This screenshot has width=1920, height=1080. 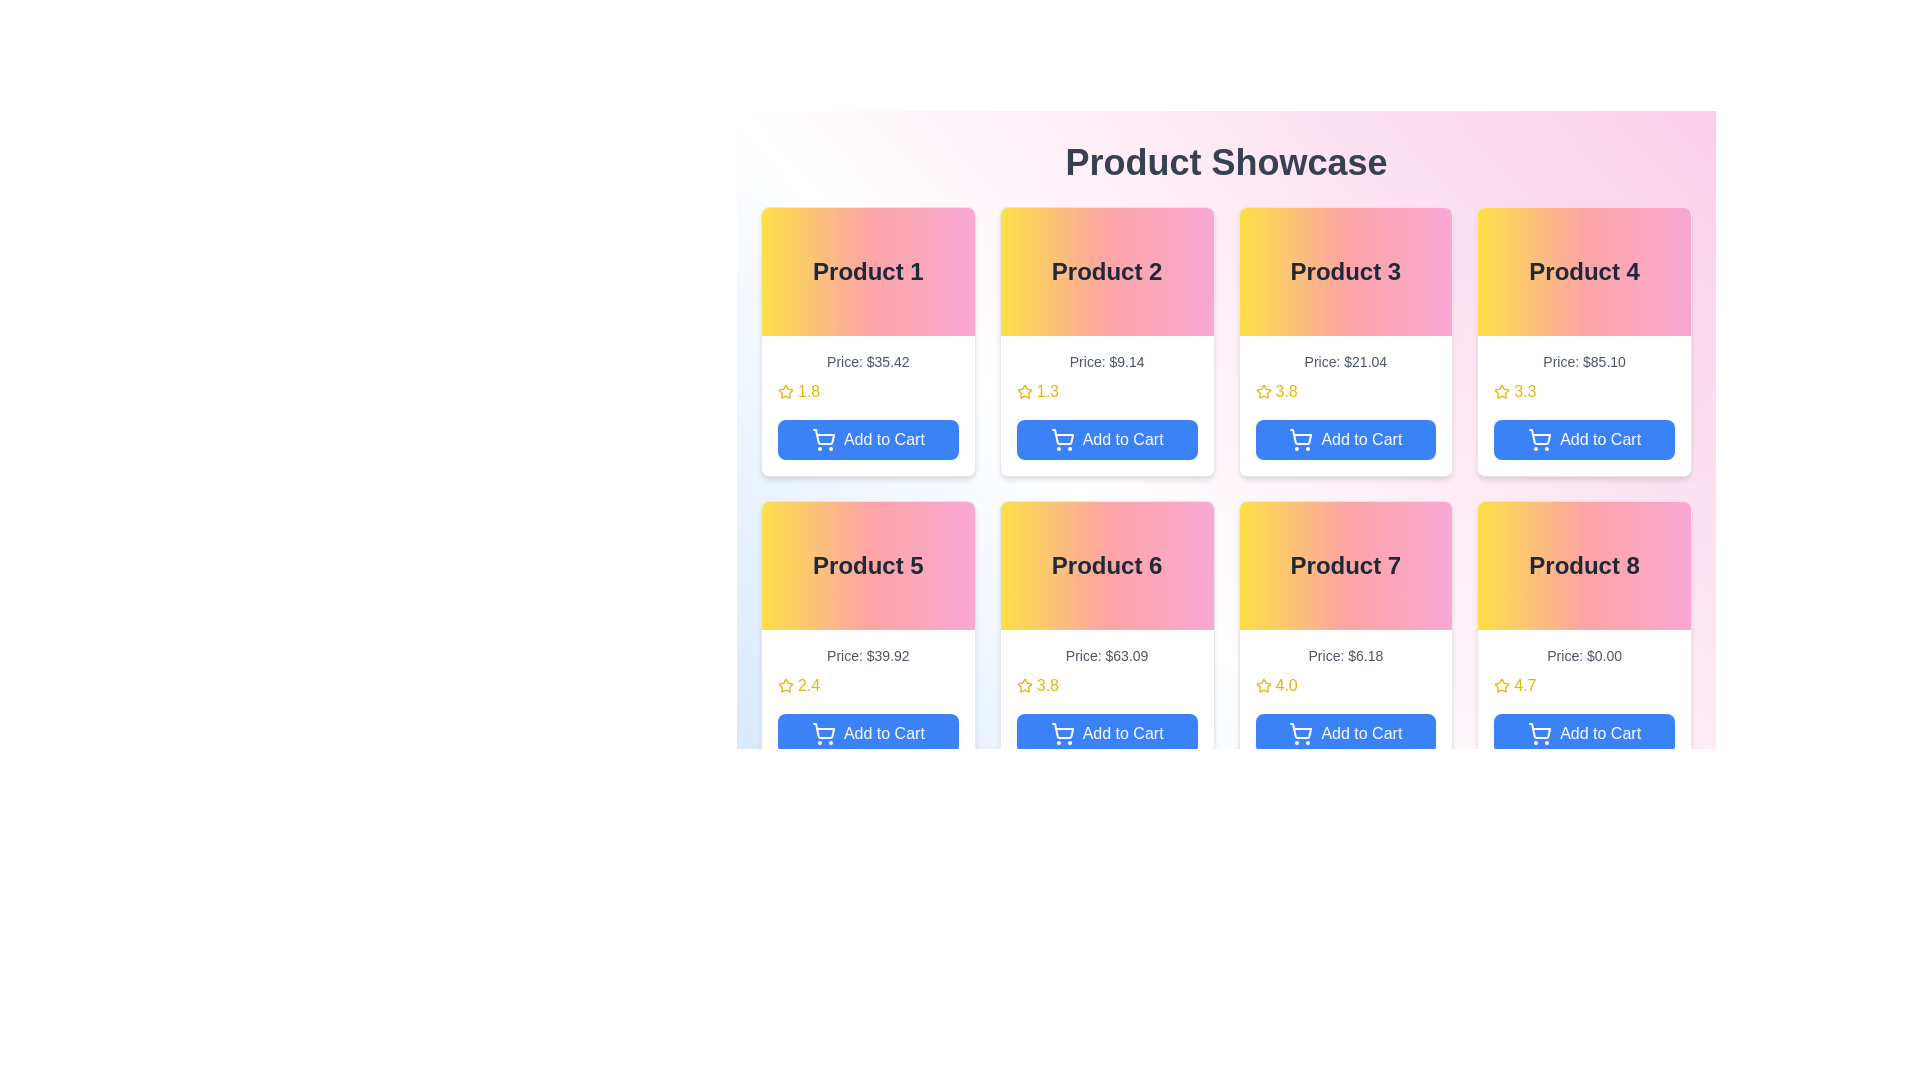 What do you see at coordinates (1345, 272) in the screenshot?
I see `the upper central label displaying product identification with the bold text 'Product 3' and a gradient background transitioning from yellow to pink` at bounding box center [1345, 272].